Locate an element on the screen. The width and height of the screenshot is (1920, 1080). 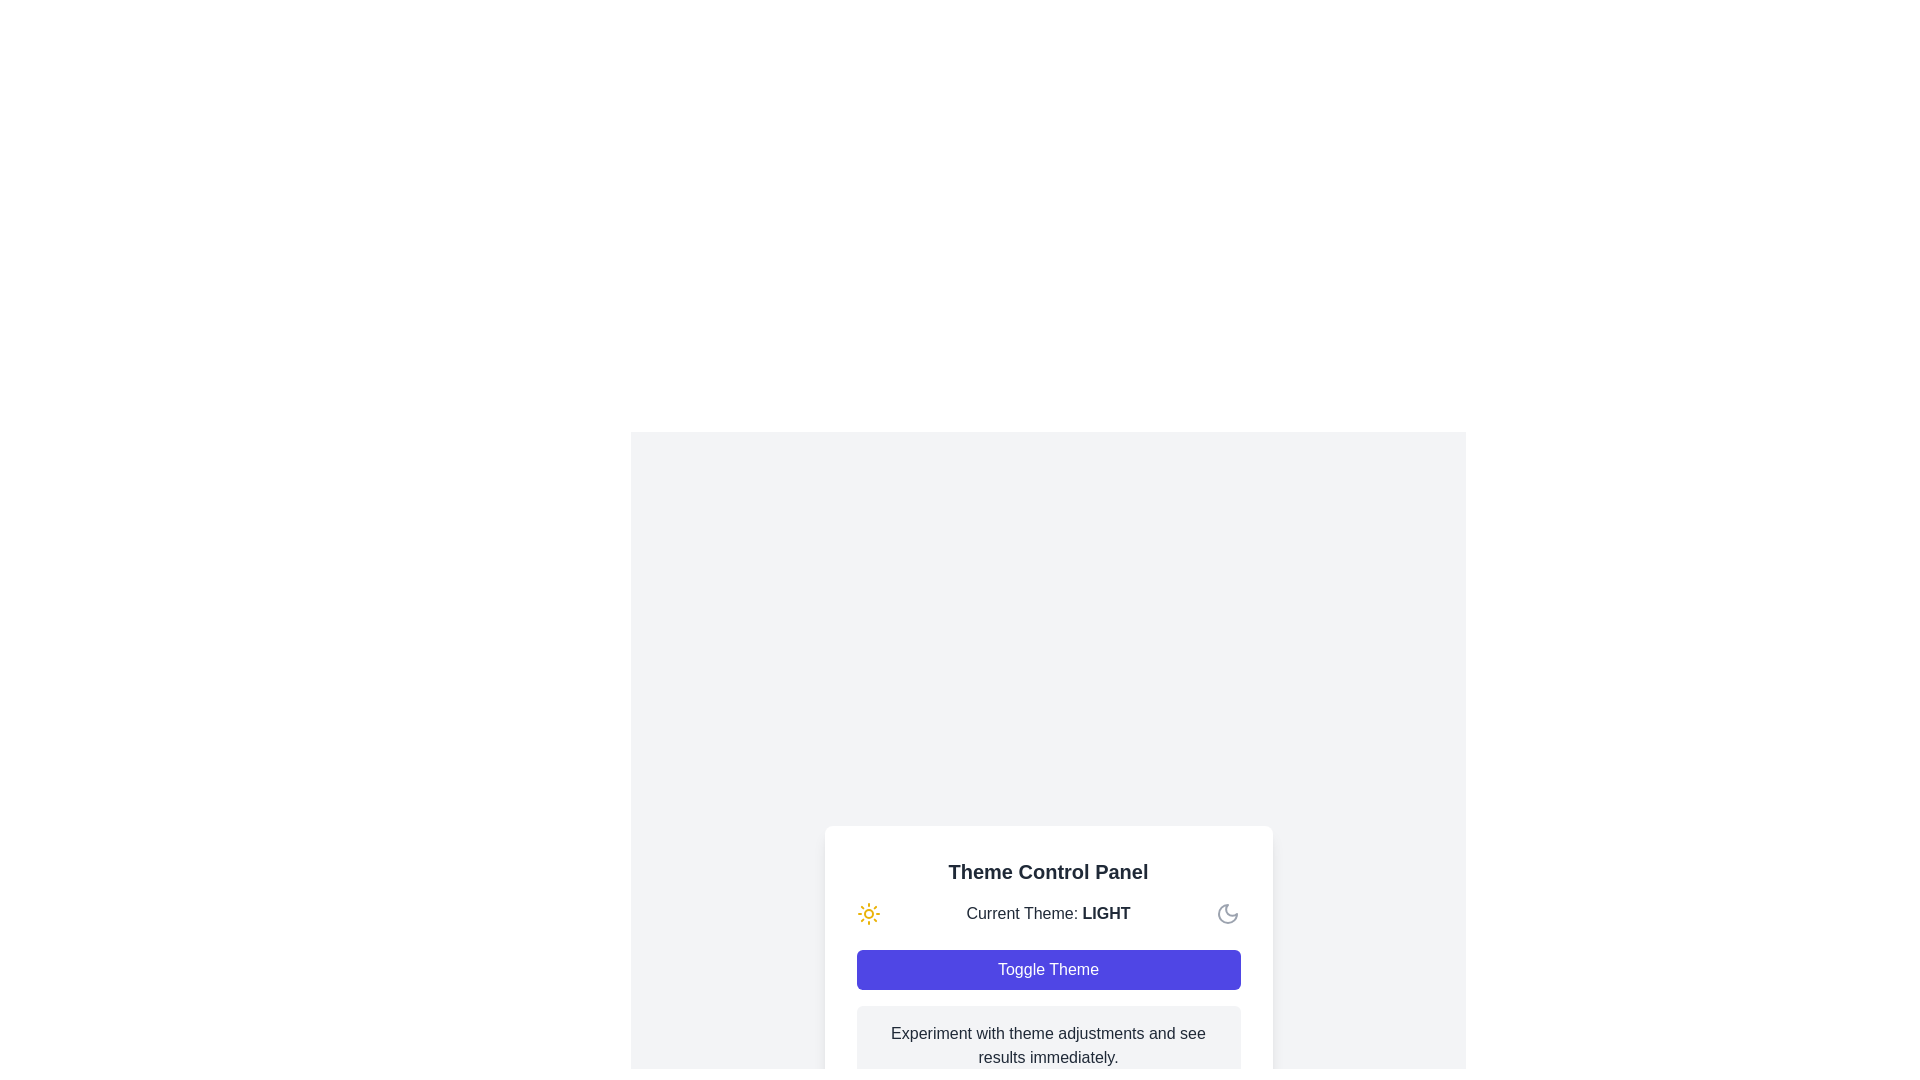
the static text displaying 'Current Theme: LIGHT', which is centrally positioned above the 'Toggle Theme' button in the 'Theme Control Panel' card is located at coordinates (1047, 914).